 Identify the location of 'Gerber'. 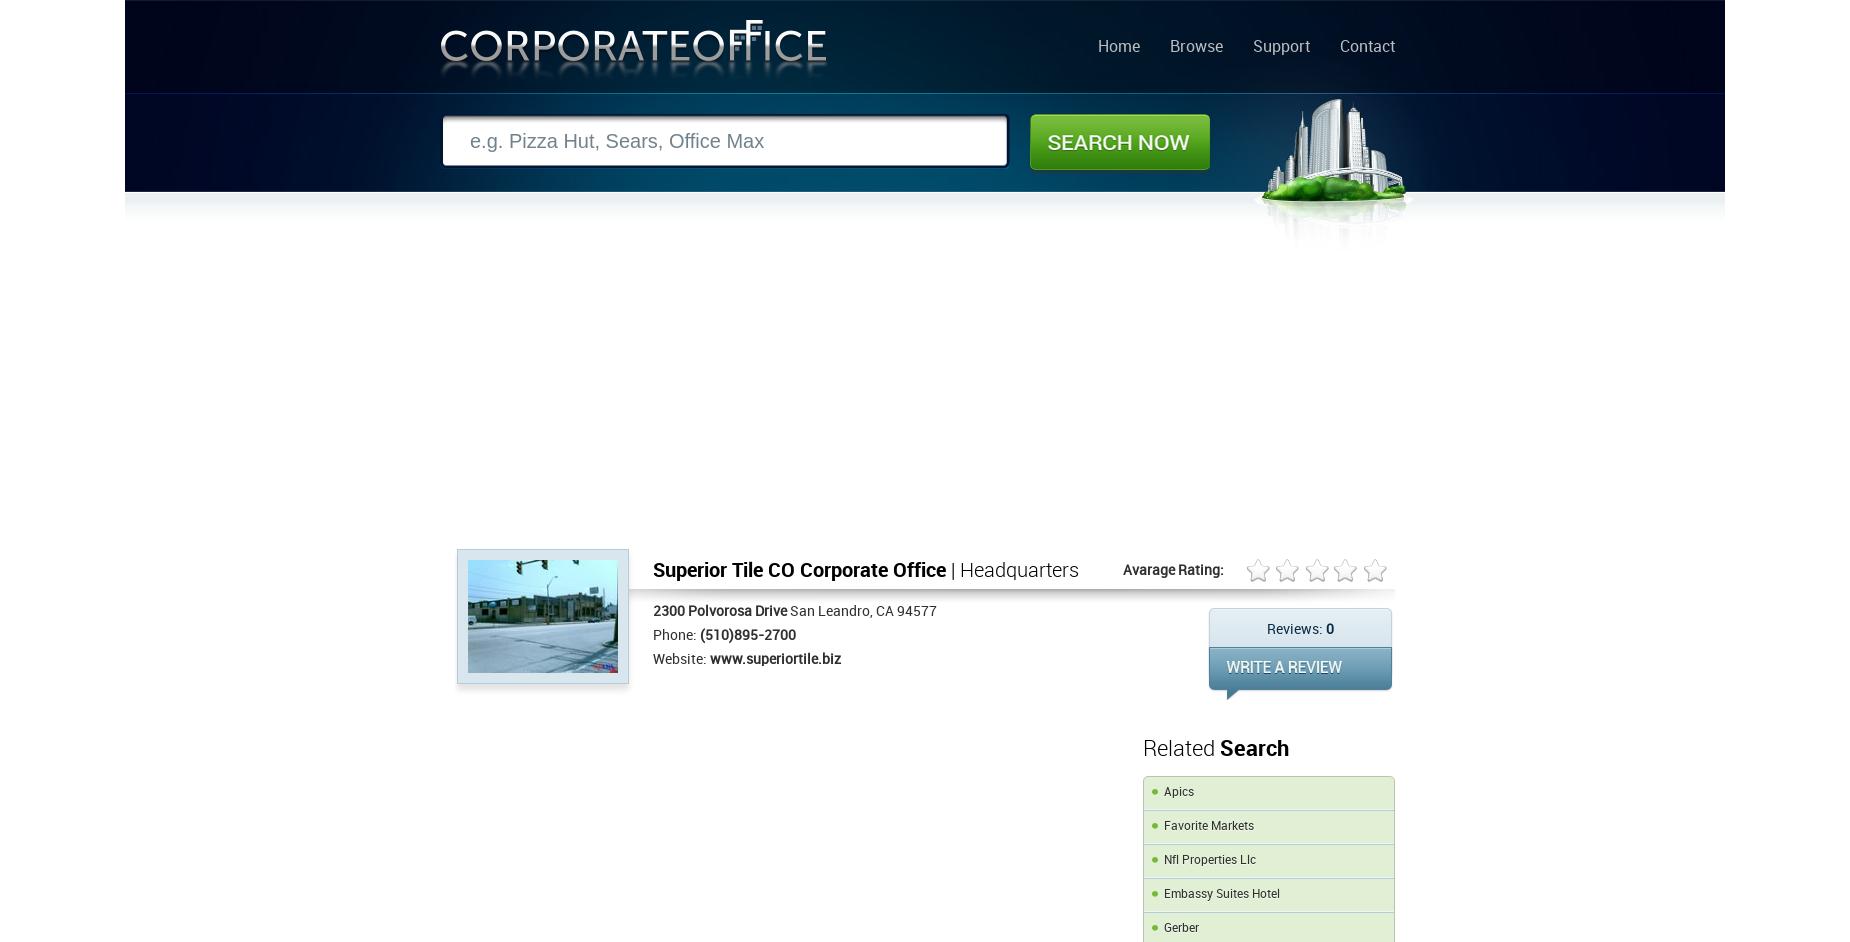
(1180, 927).